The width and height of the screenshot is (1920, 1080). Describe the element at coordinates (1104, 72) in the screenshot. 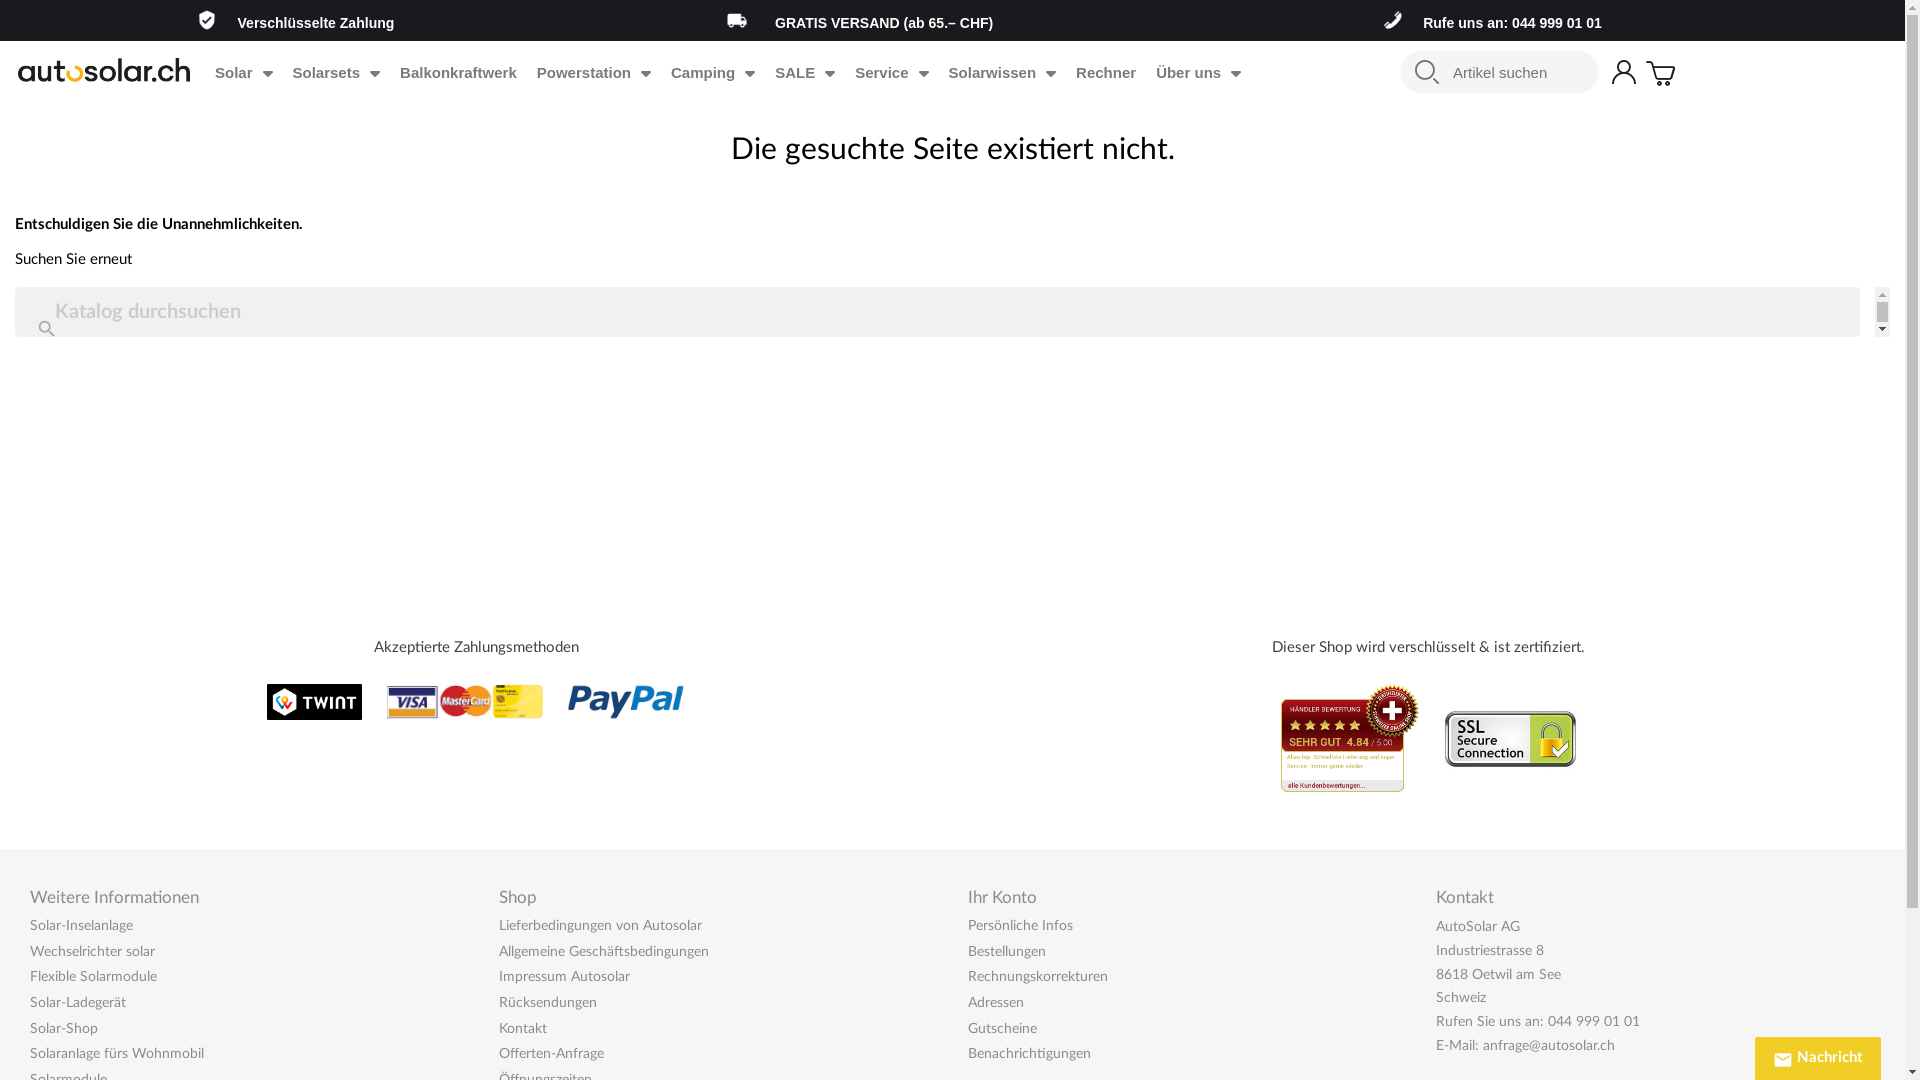

I see `'Rechner'` at that location.